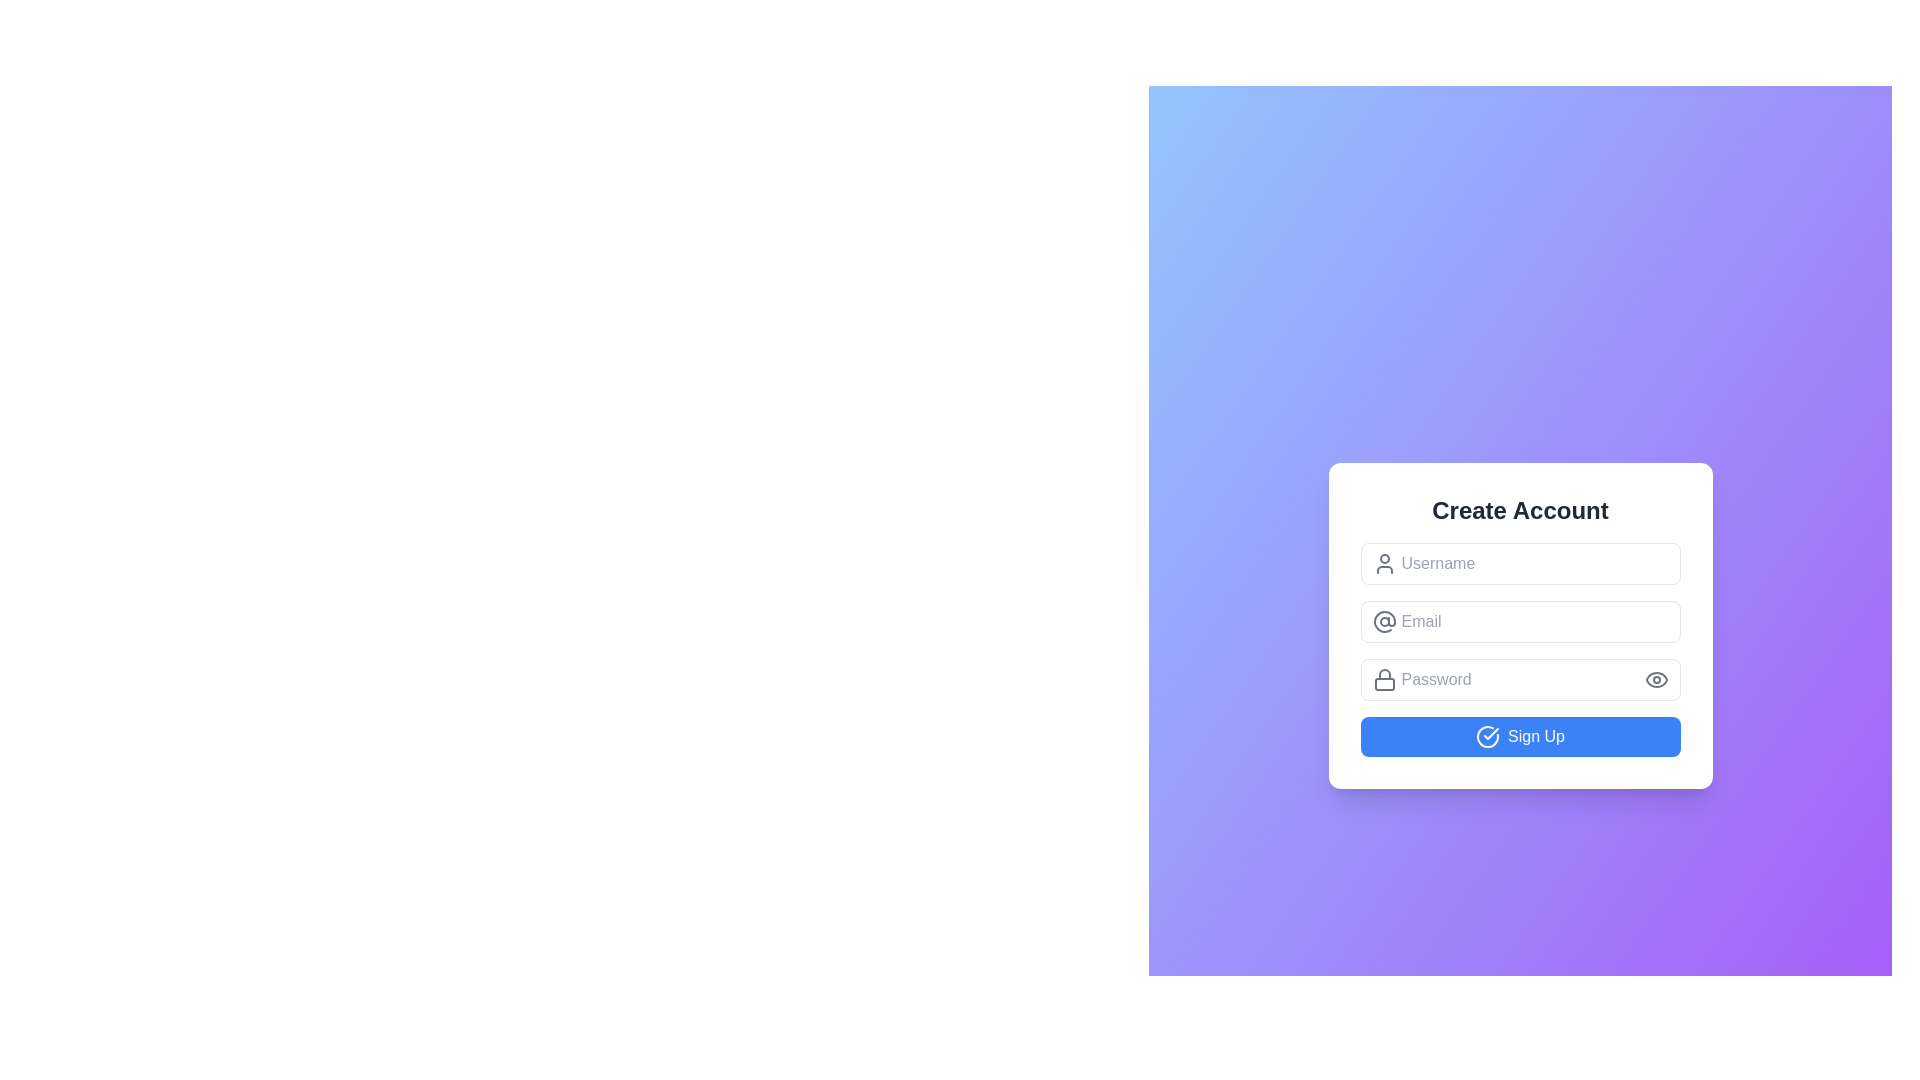 The height and width of the screenshot is (1080, 1920). Describe the element at coordinates (1383, 678) in the screenshot. I see `lock icon located to the left of the password input field by opening developer tools` at that location.